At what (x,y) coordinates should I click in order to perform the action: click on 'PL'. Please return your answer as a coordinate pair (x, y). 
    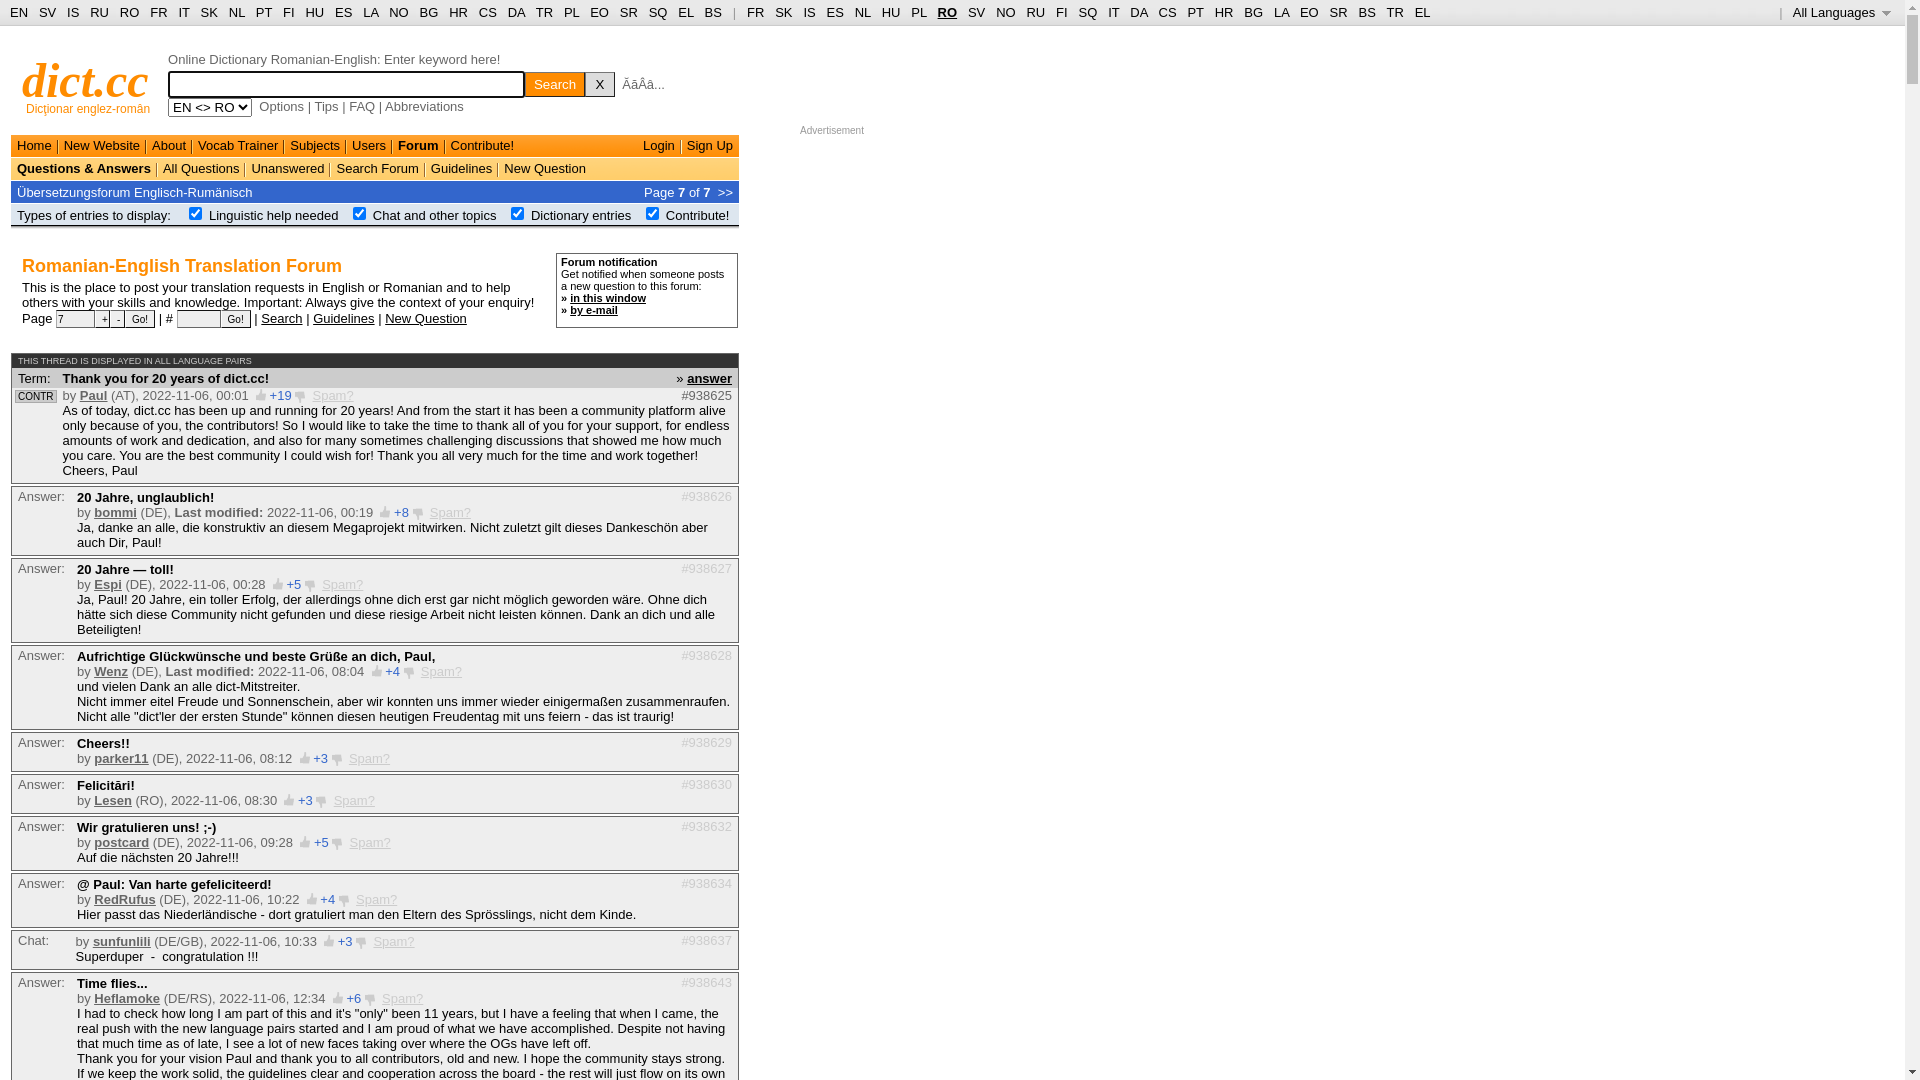
    Looking at the image, I should click on (917, 12).